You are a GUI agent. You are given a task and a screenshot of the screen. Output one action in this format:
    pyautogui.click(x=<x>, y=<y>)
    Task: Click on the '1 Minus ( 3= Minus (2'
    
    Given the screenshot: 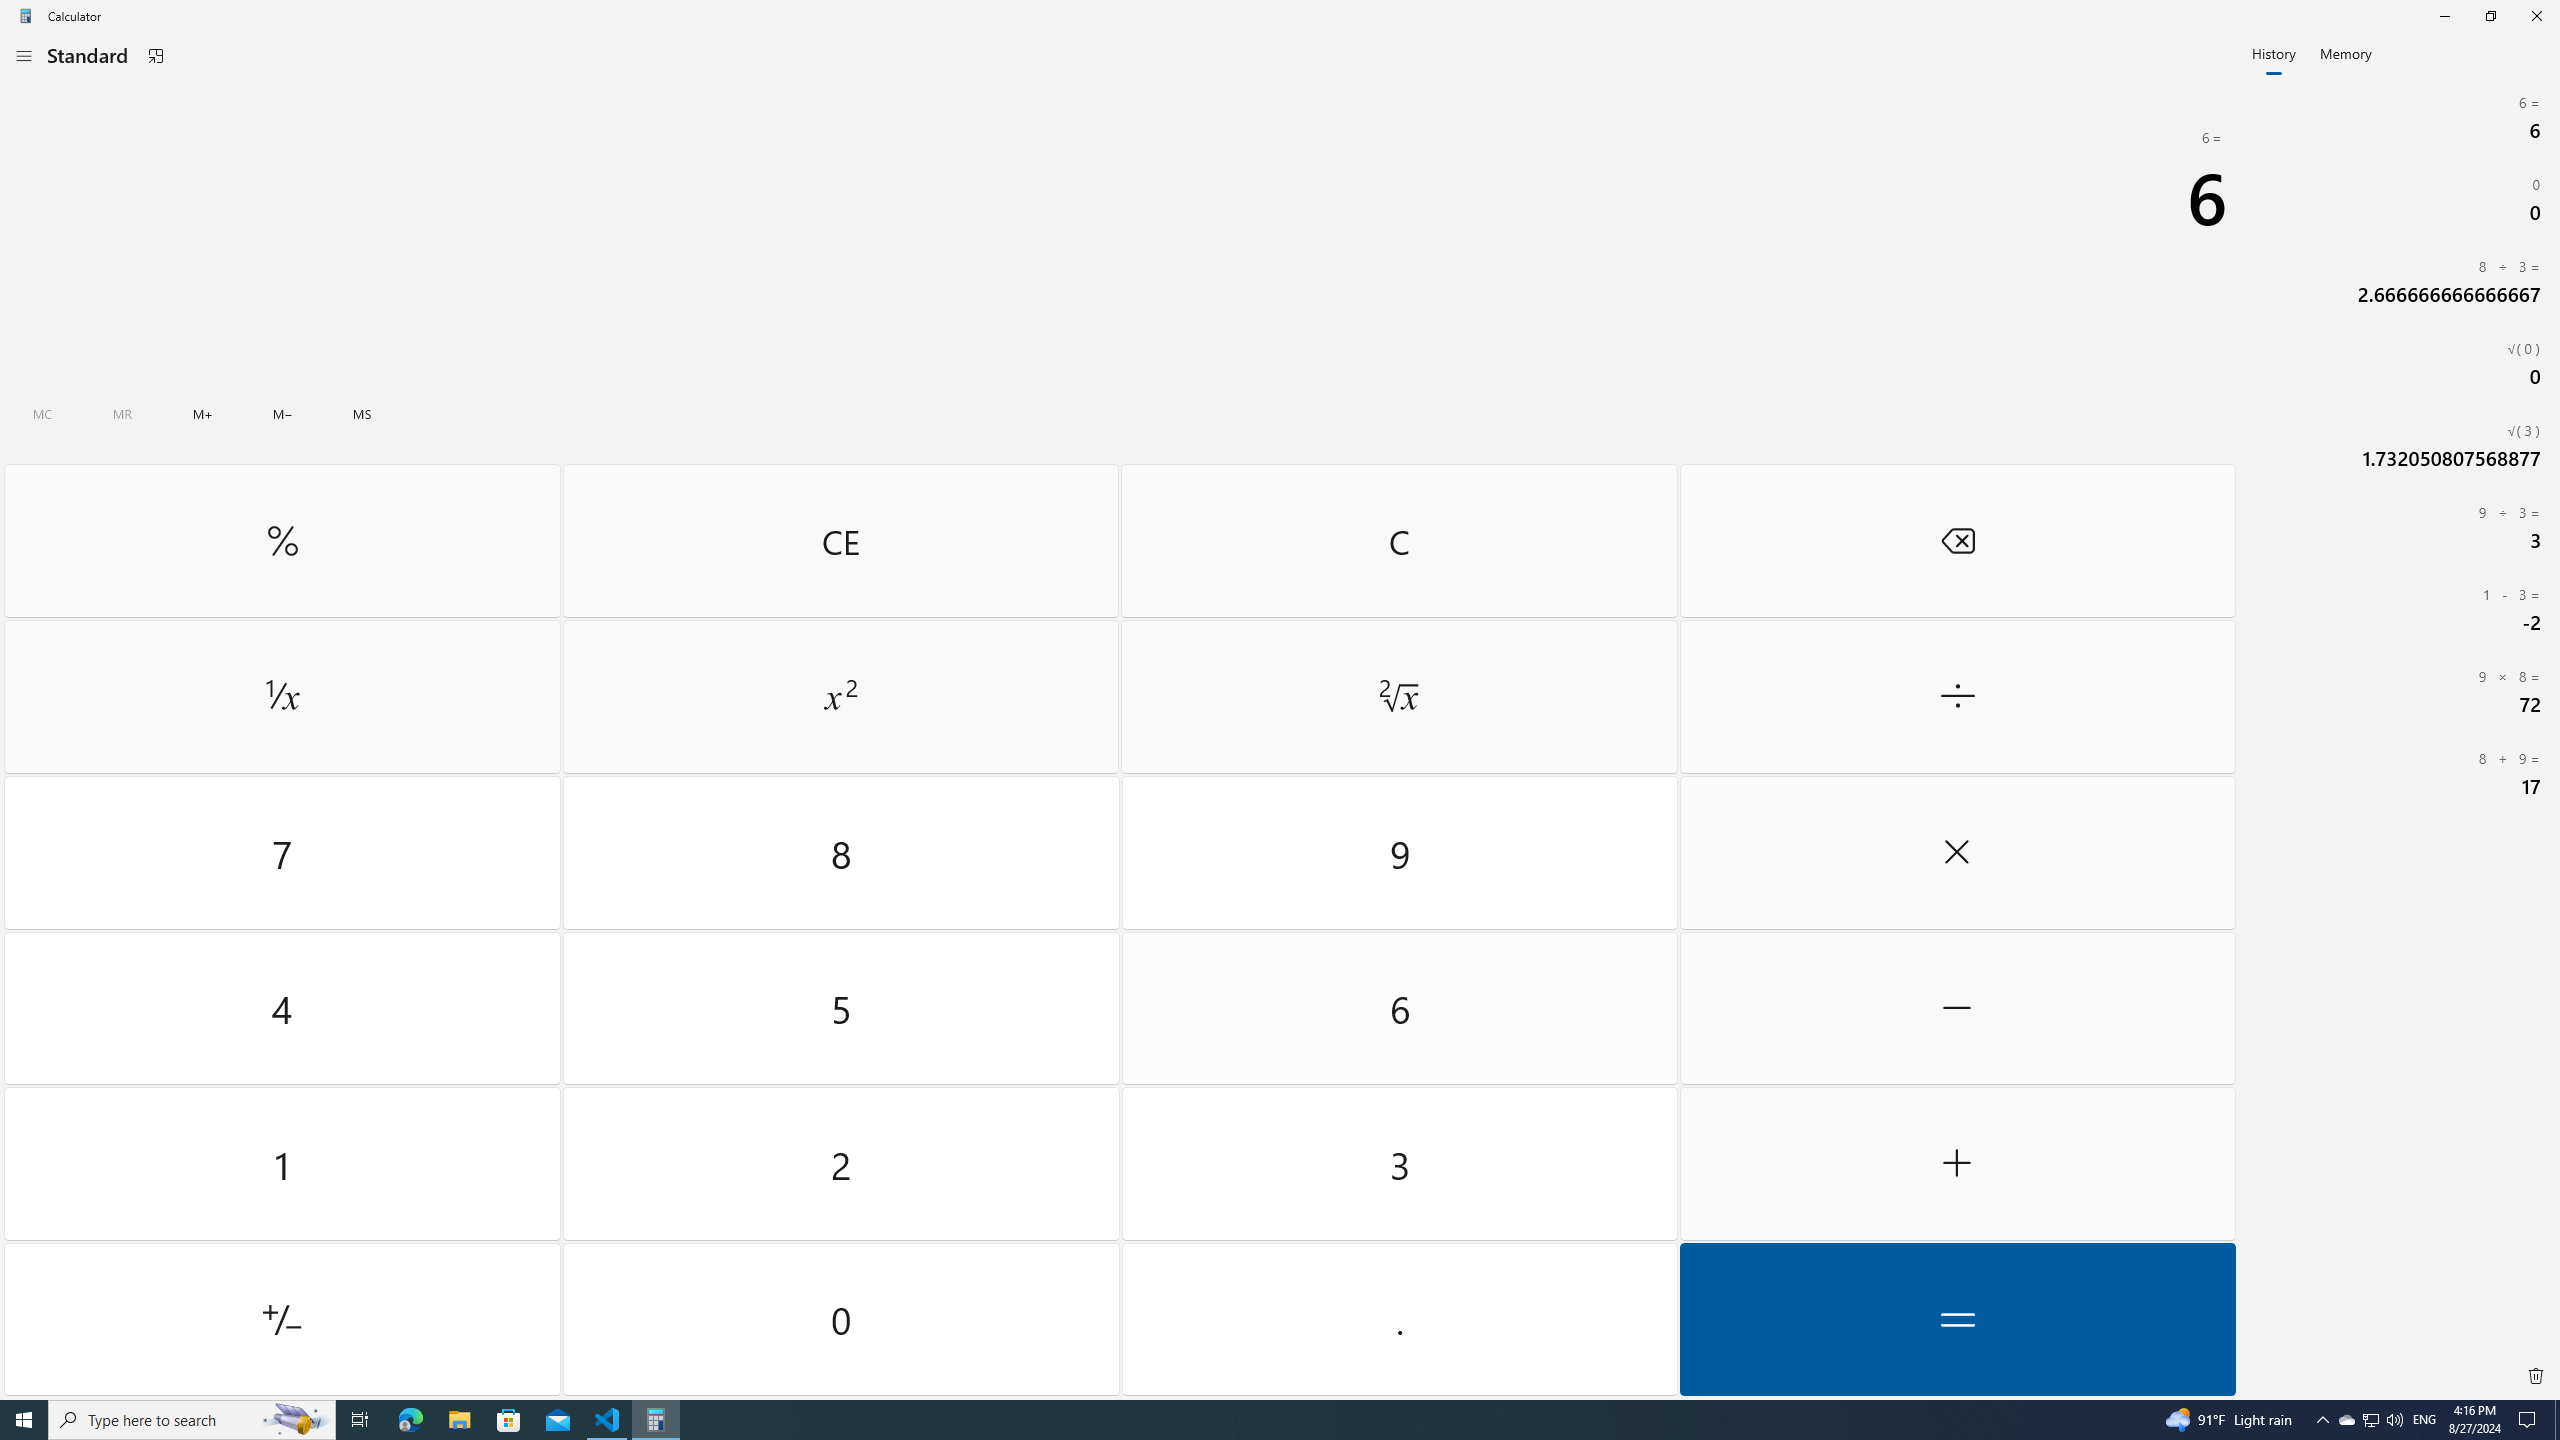 What is the action you would take?
    pyautogui.click(x=2400, y=608)
    